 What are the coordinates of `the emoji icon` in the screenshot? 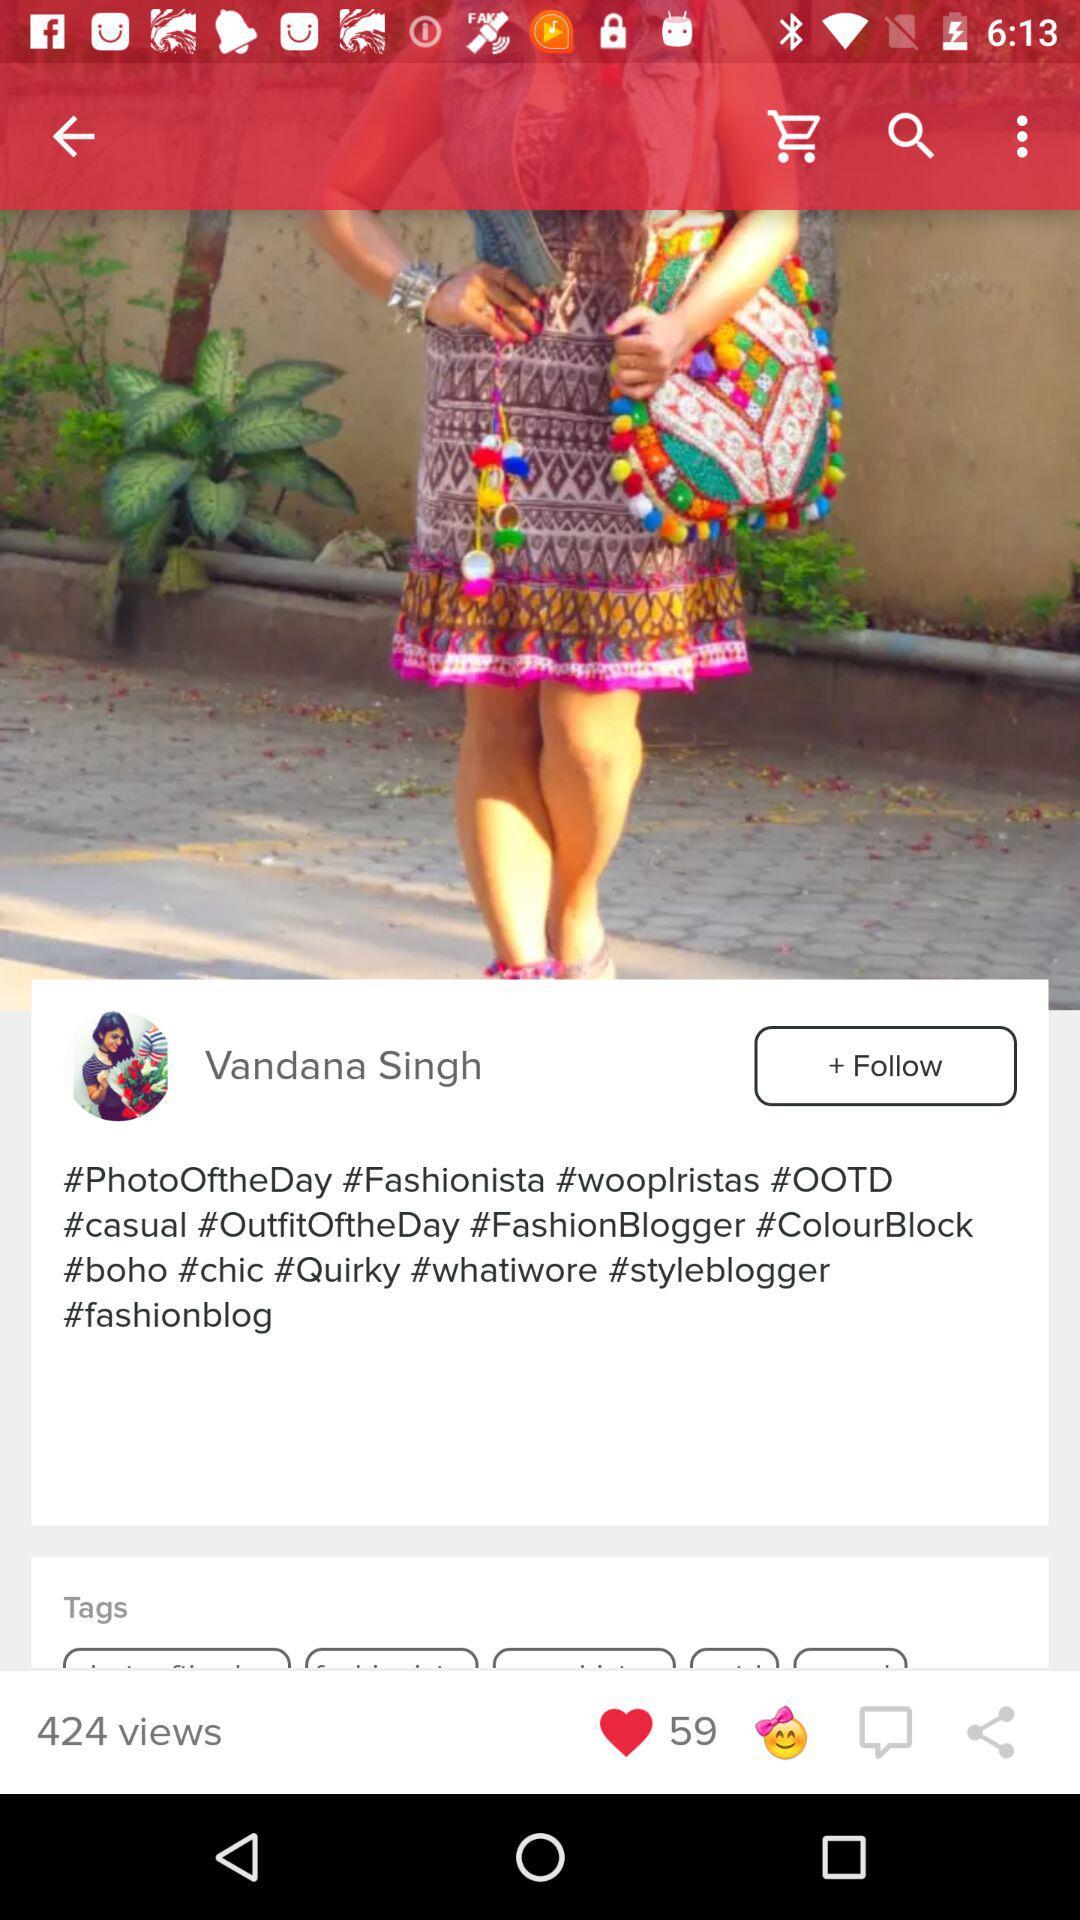 It's located at (779, 1731).